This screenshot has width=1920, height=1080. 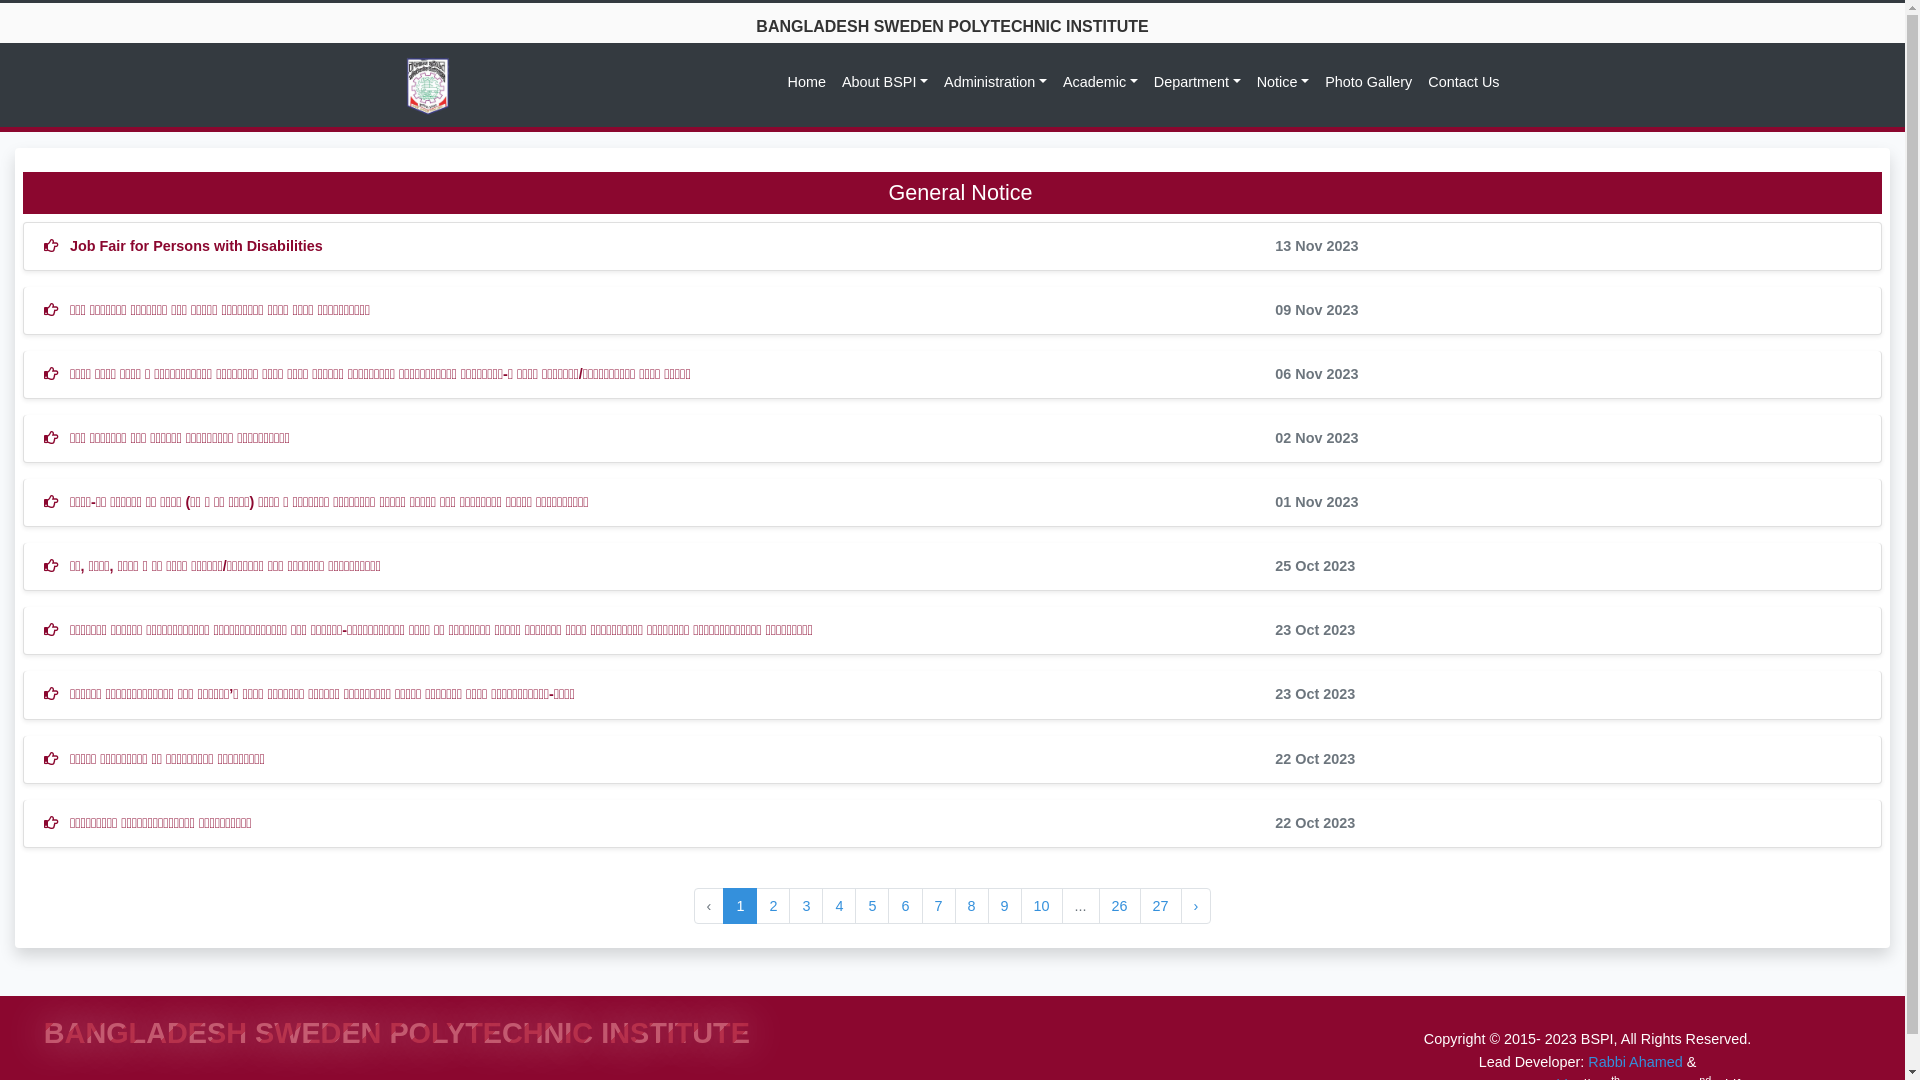 What do you see at coordinates (1004, 906) in the screenshot?
I see `'9'` at bounding box center [1004, 906].